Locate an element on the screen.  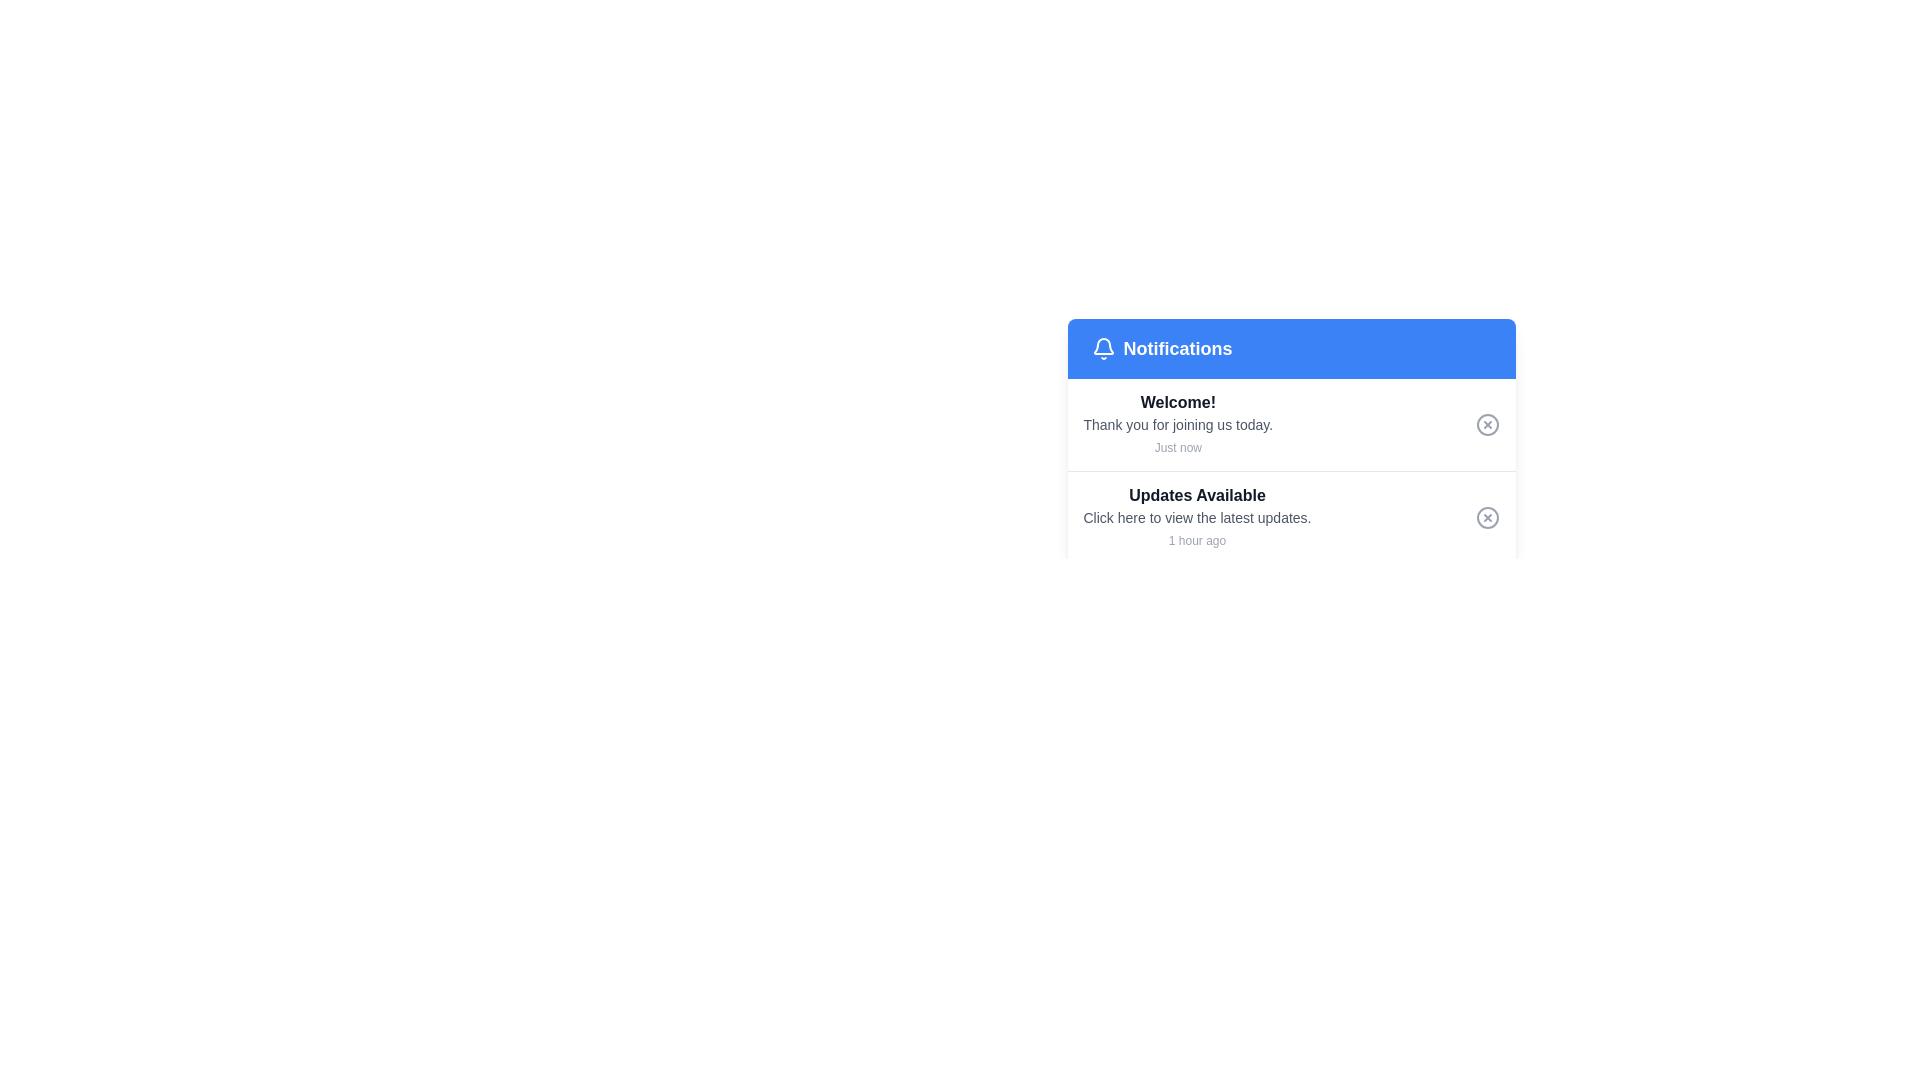
the welcoming message text located directly under the 'Welcome!' heading in the notification panel is located at coordinates (1178, 423).